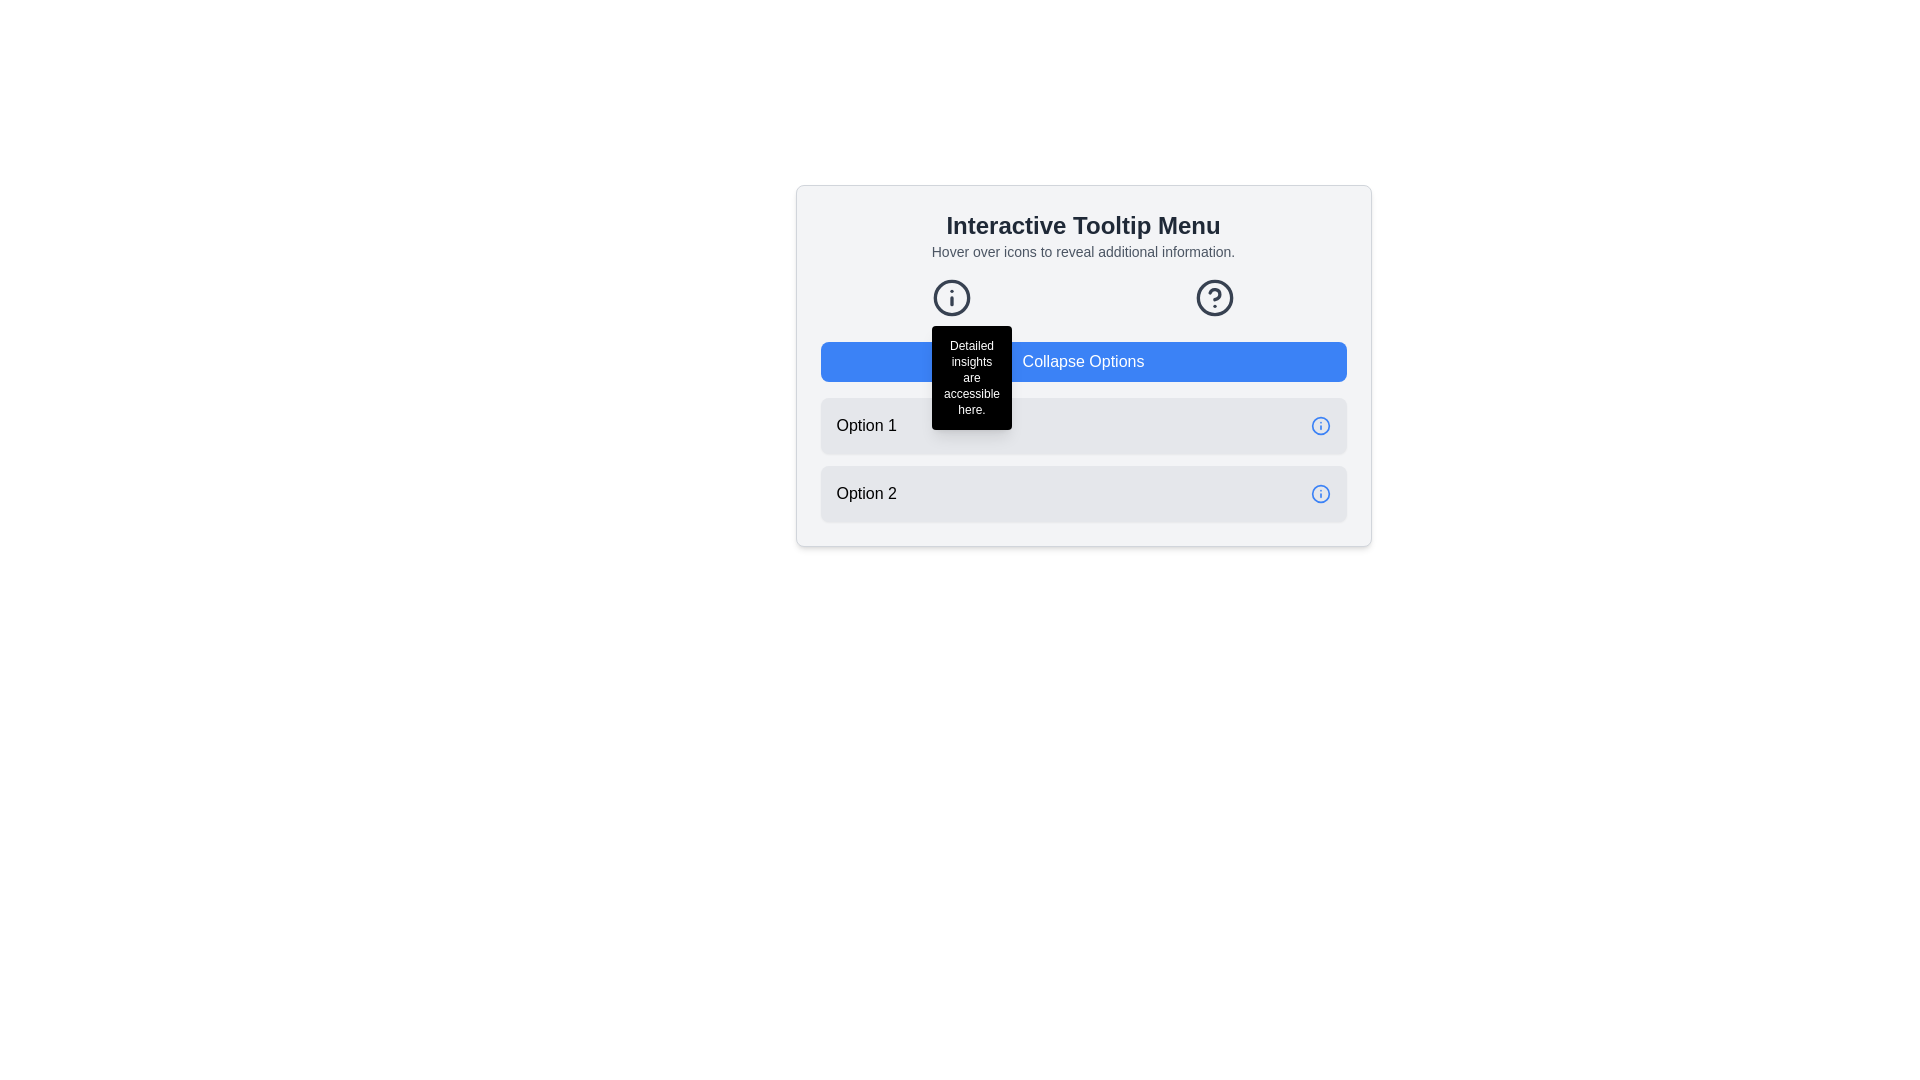  What do you see at coordinates (972, 378) in the screenshot?
I see `the tooltip with the message 'Detailed insights are accessible here.' to keep it visible` at bounding box center [972, 378].